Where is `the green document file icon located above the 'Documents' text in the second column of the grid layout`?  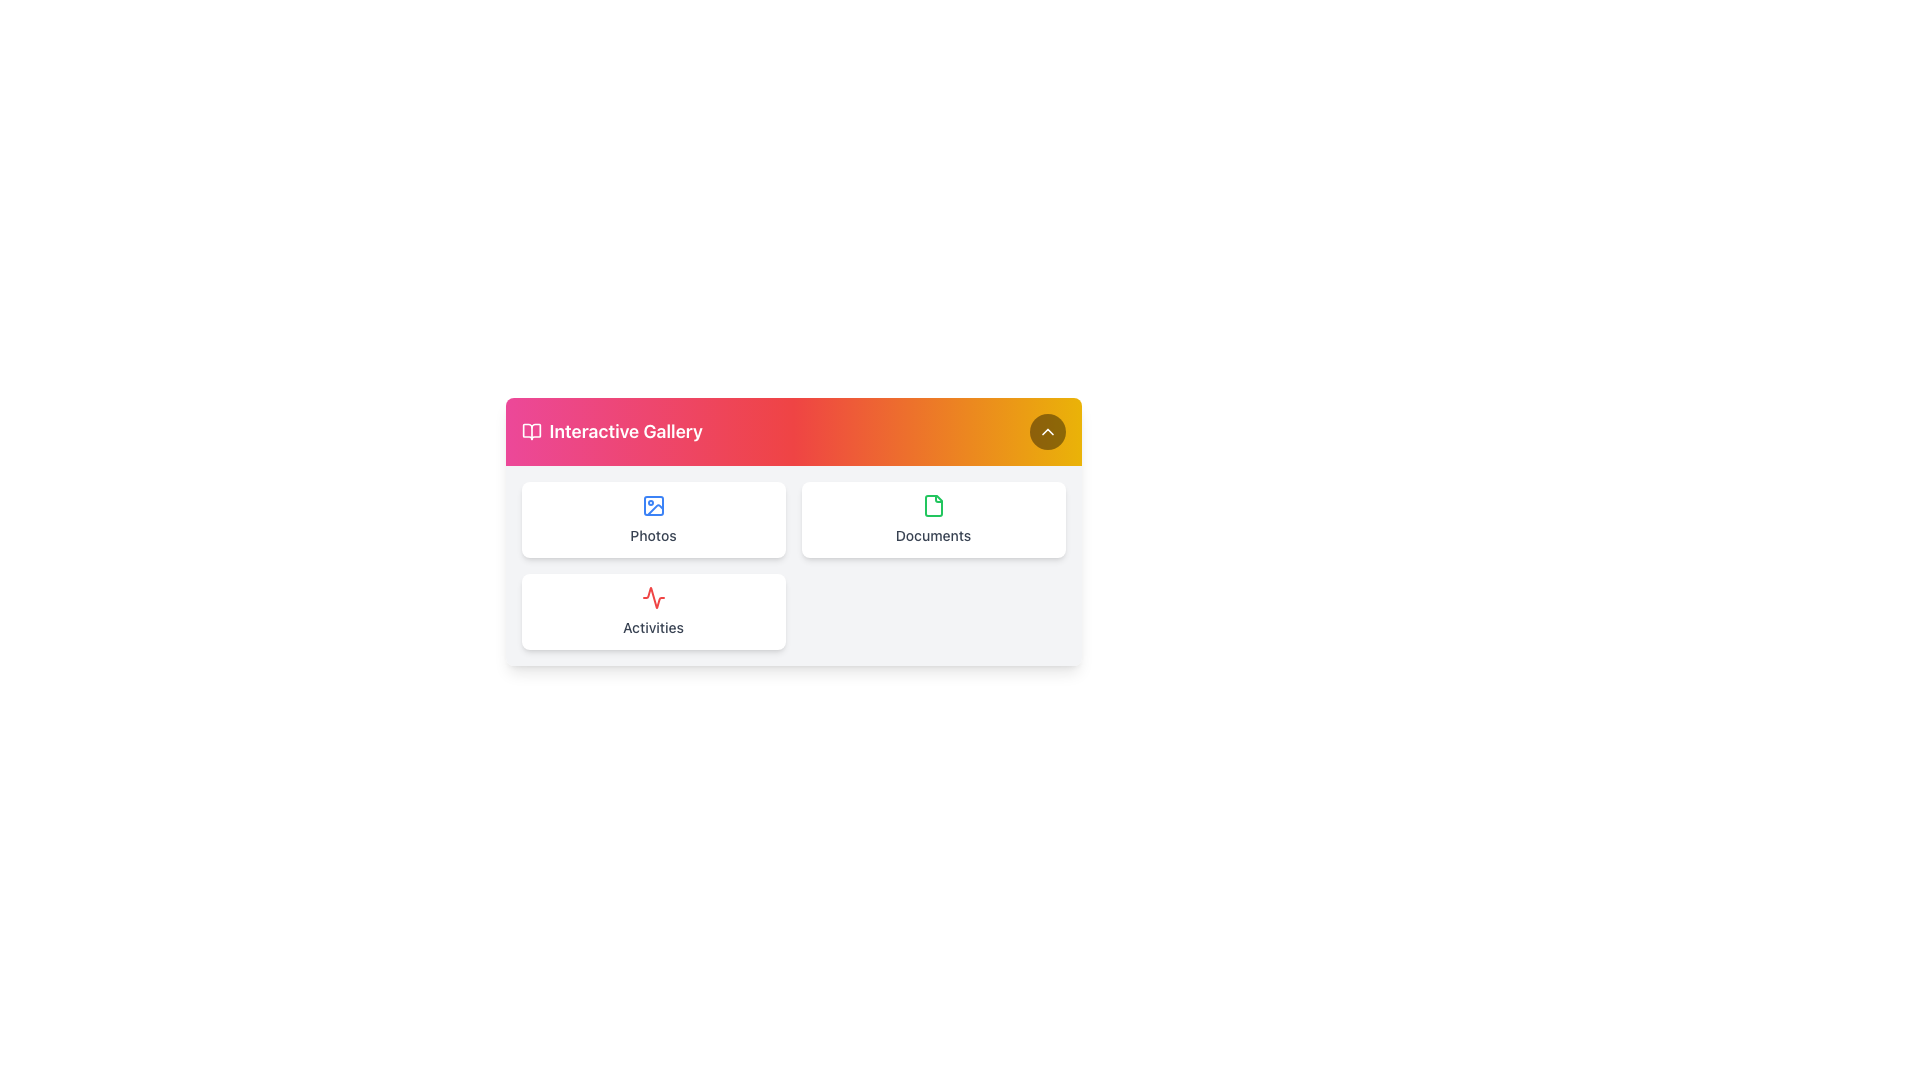 the green document file icon located above the 'Documents' text in the second column of the grid layout is located at coordinates (932, 504).